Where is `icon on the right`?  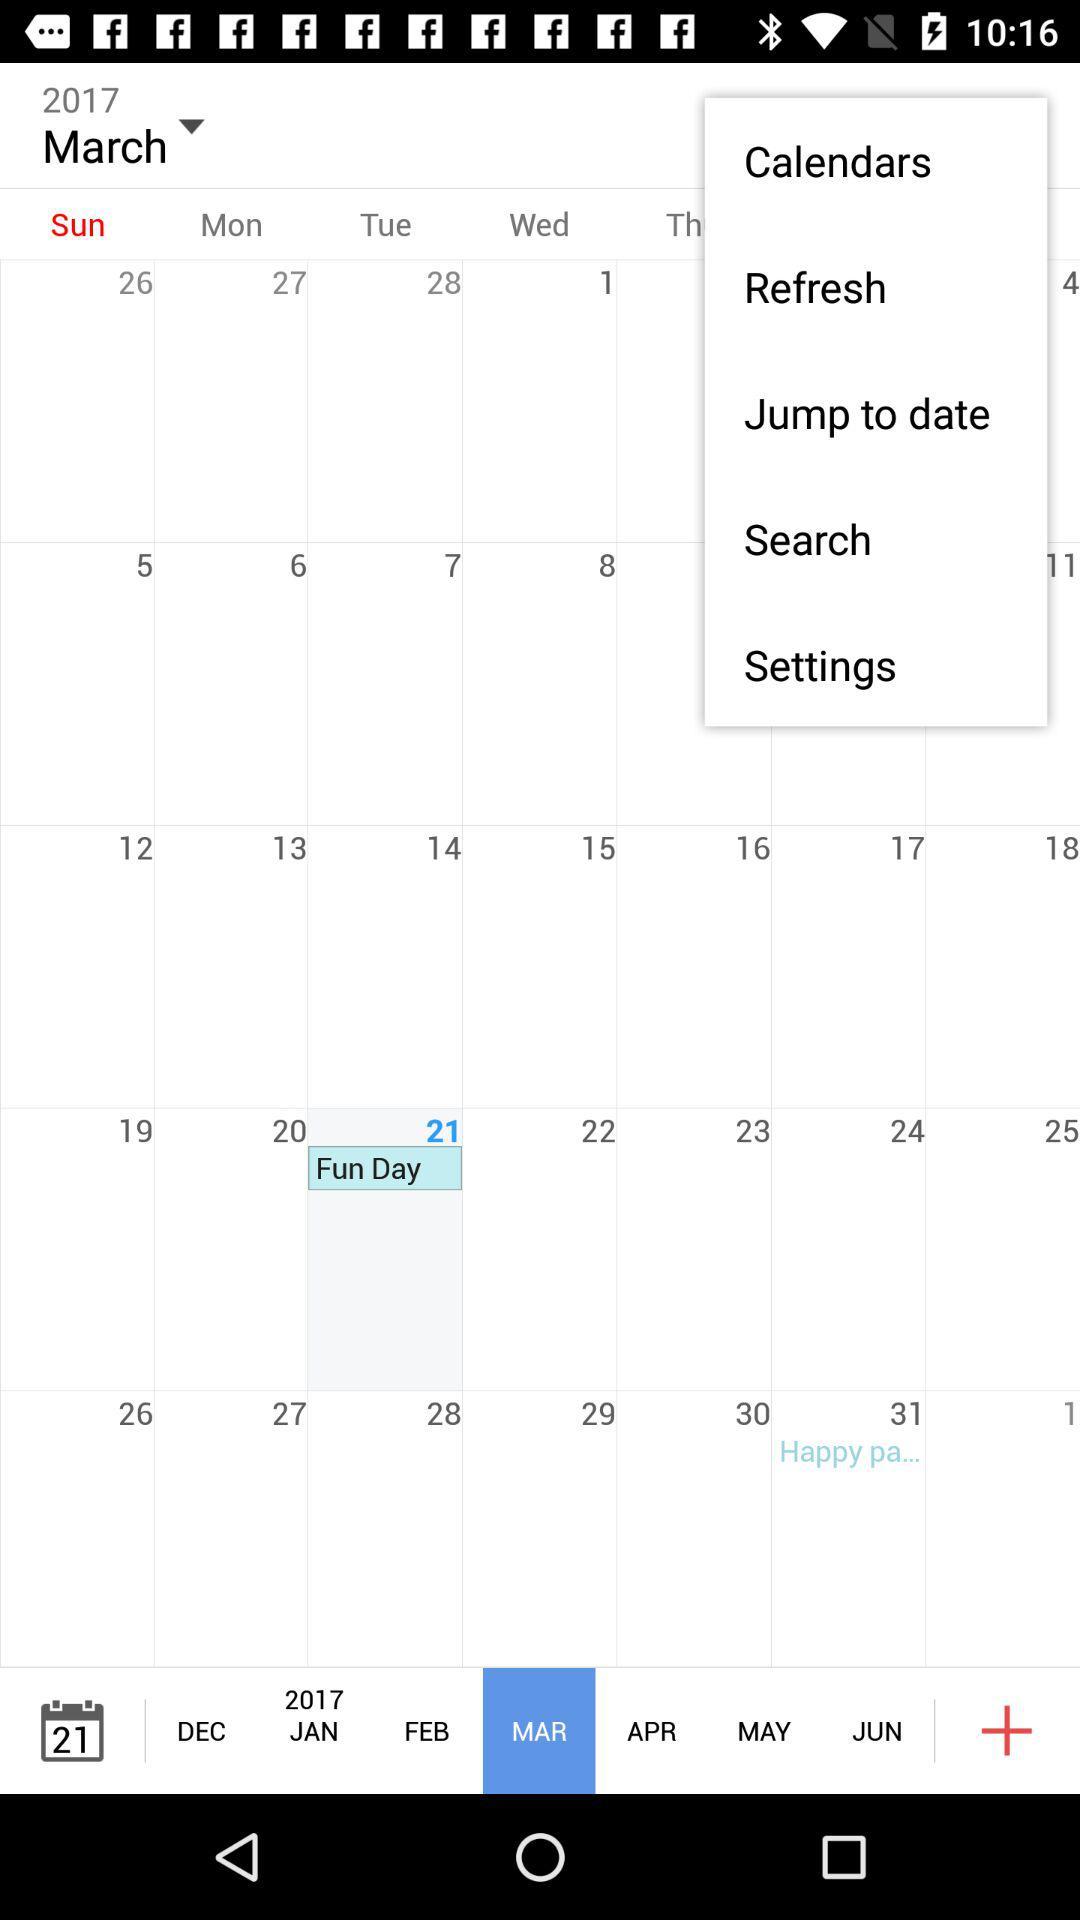 icon on the right is located at coordinates (874, 664).